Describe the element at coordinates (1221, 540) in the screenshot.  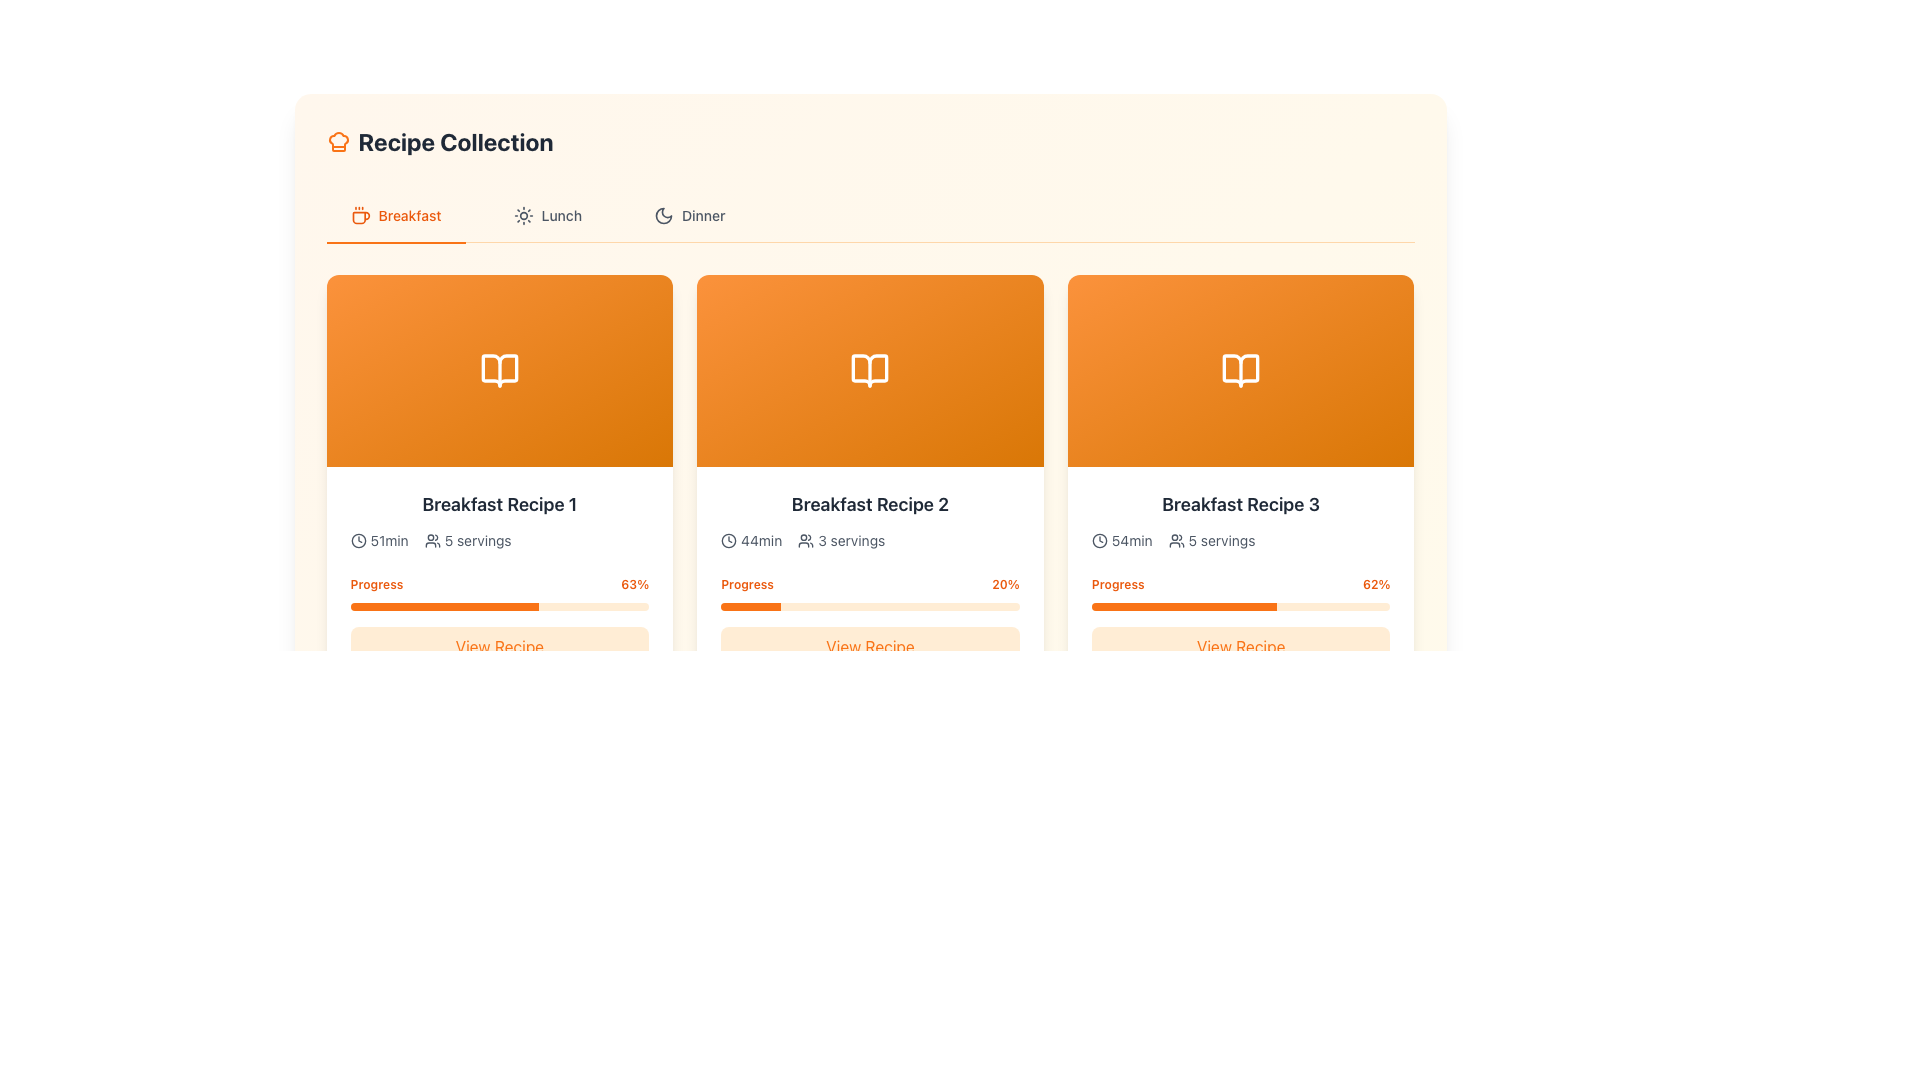
I see `the text label displaying the number of servings for 'Breakfast Recipe 3', located next to the user icon and below the prep time information` at that location.